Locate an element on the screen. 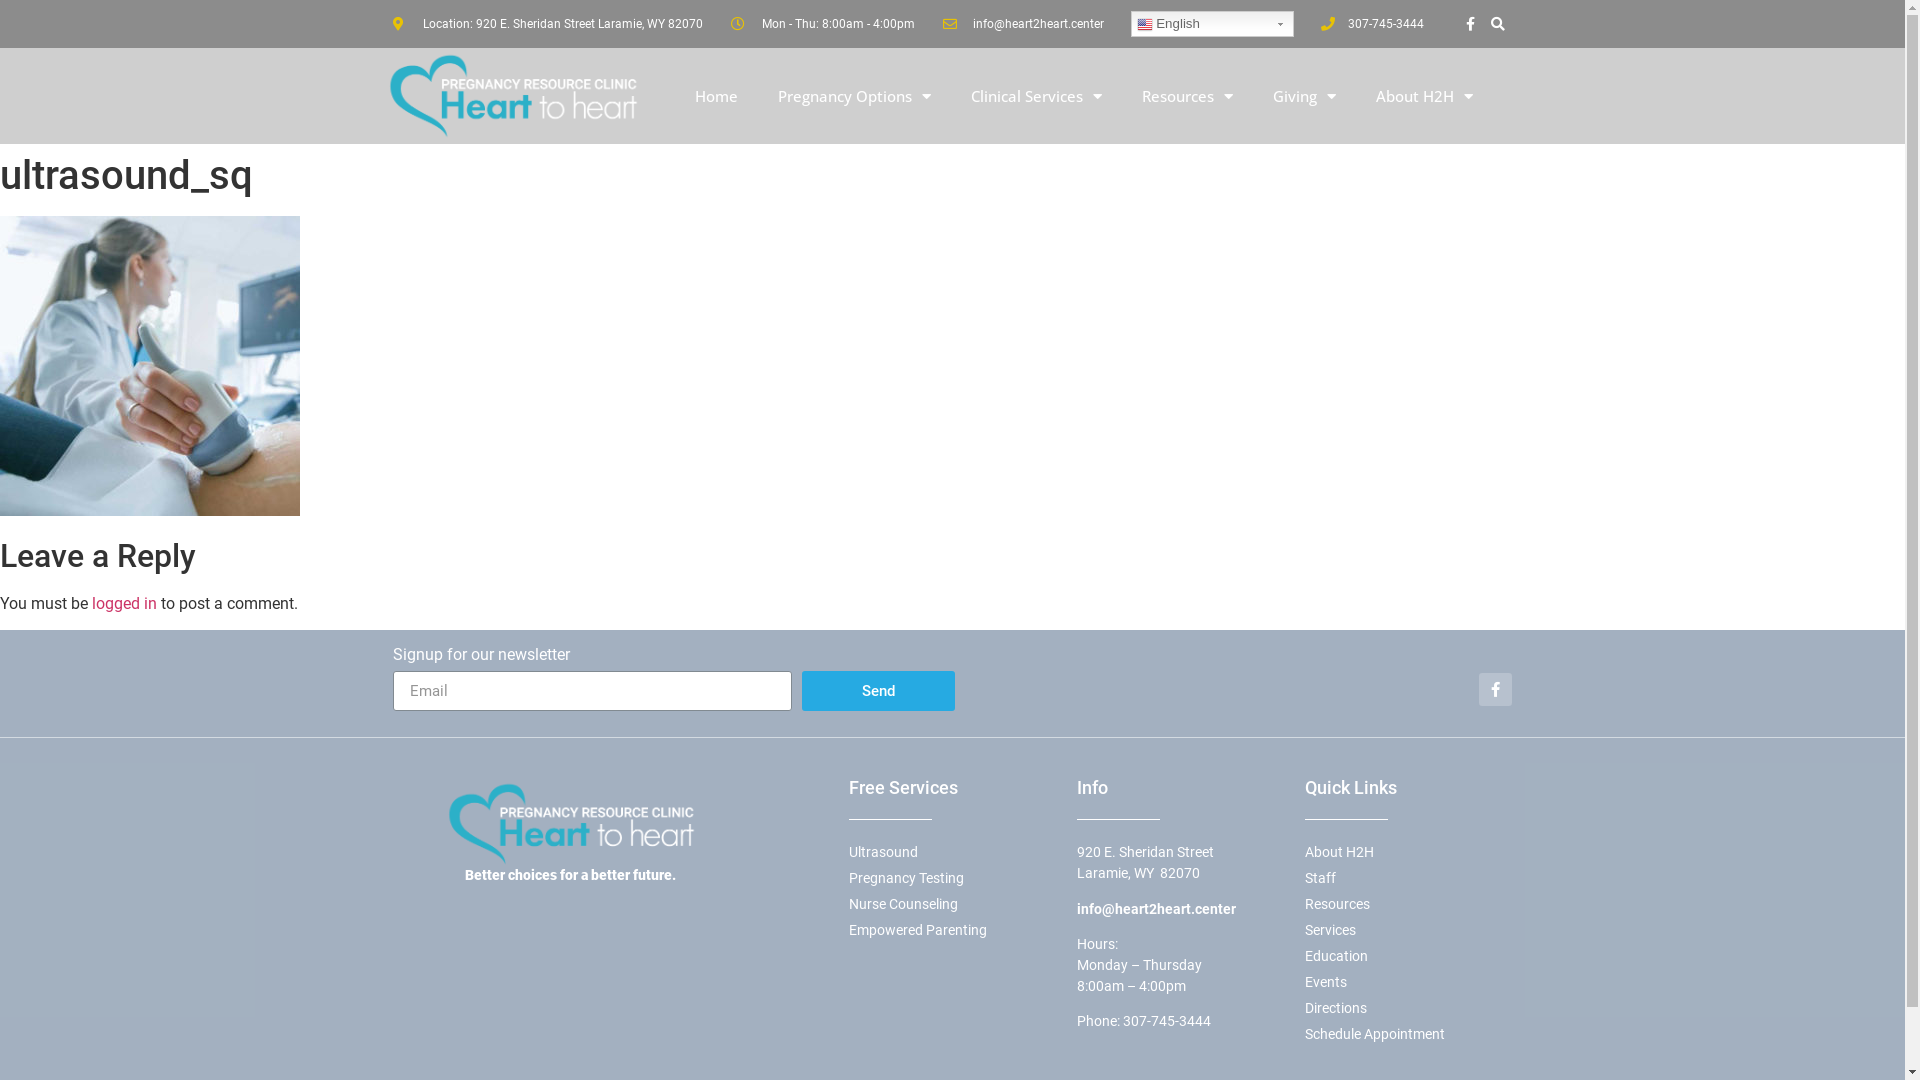  'Giving' is located at coordinates (1251, 96).